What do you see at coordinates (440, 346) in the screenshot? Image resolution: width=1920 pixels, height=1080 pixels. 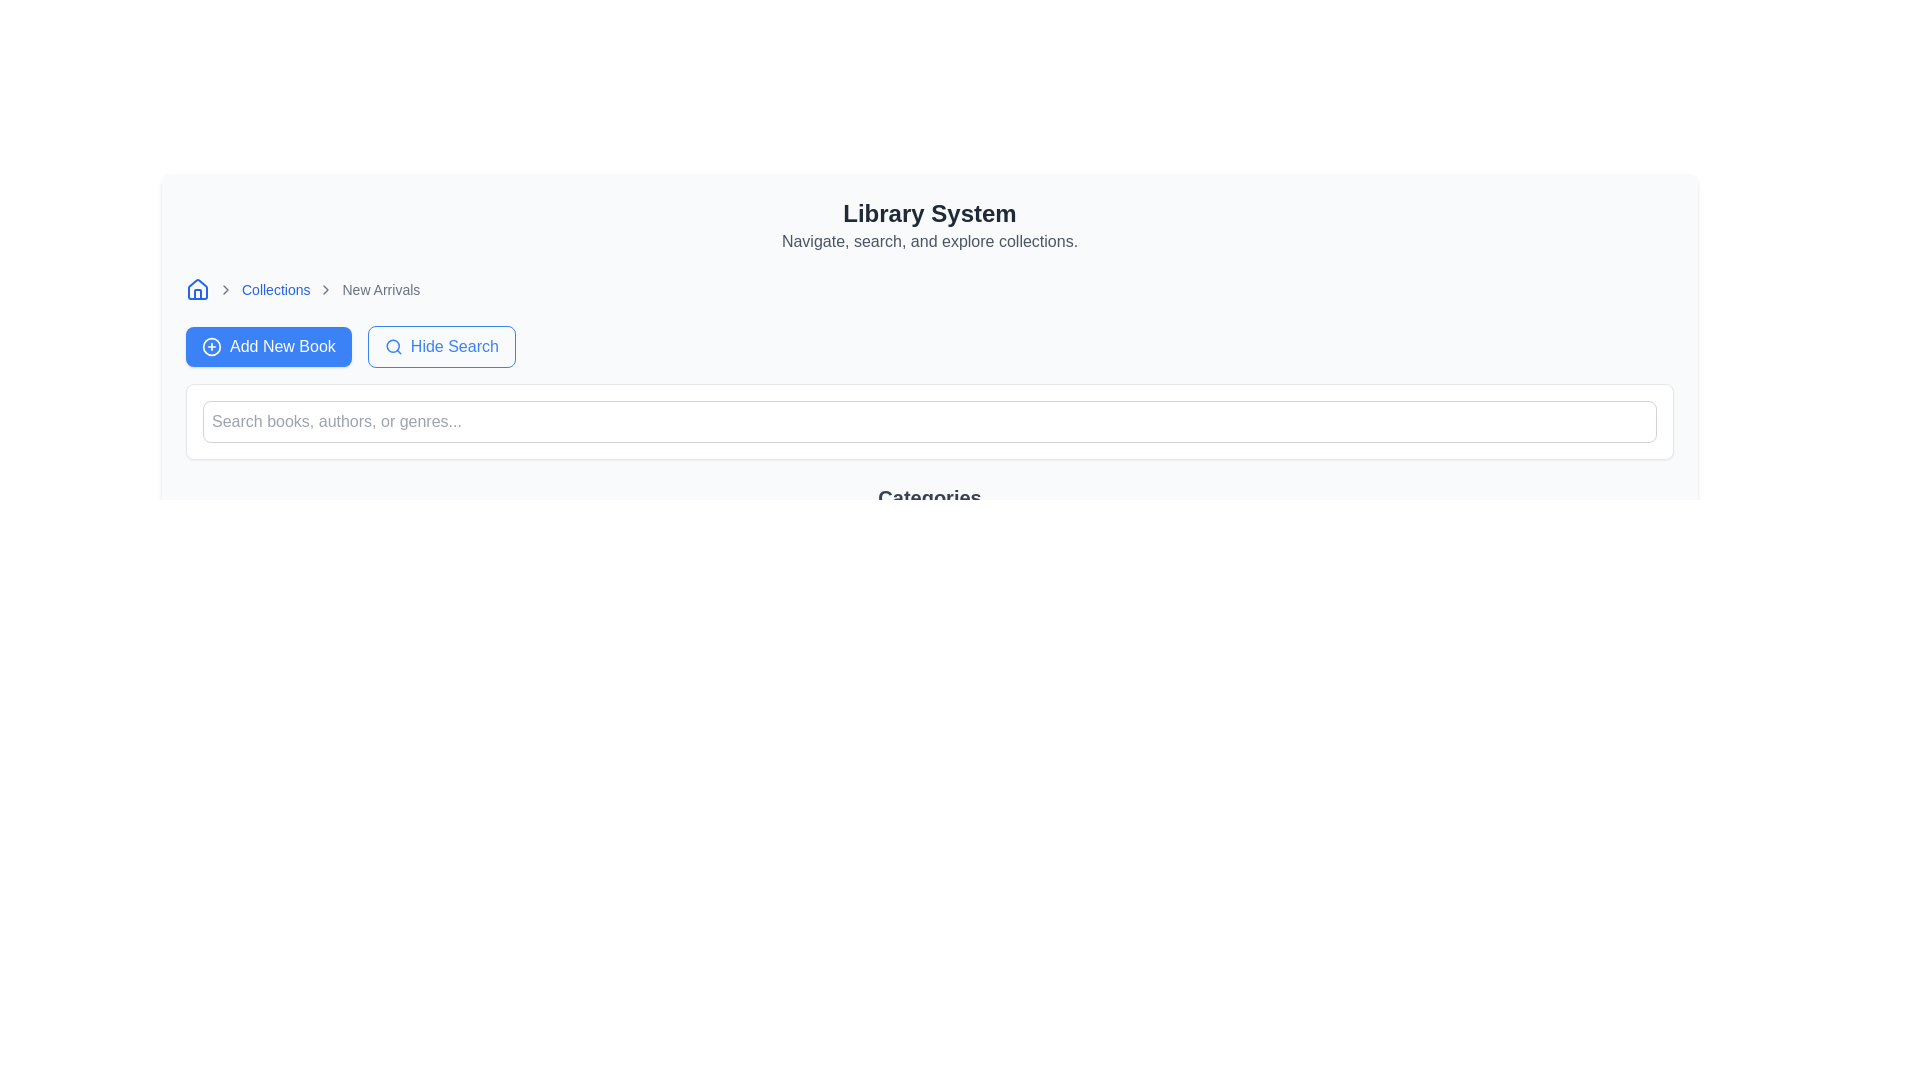 I see `the 'Hide Search' button in the header section, which is a rounded rectangular button with light blue text and a magnifying glass icon` at bounding box center [440, 346].